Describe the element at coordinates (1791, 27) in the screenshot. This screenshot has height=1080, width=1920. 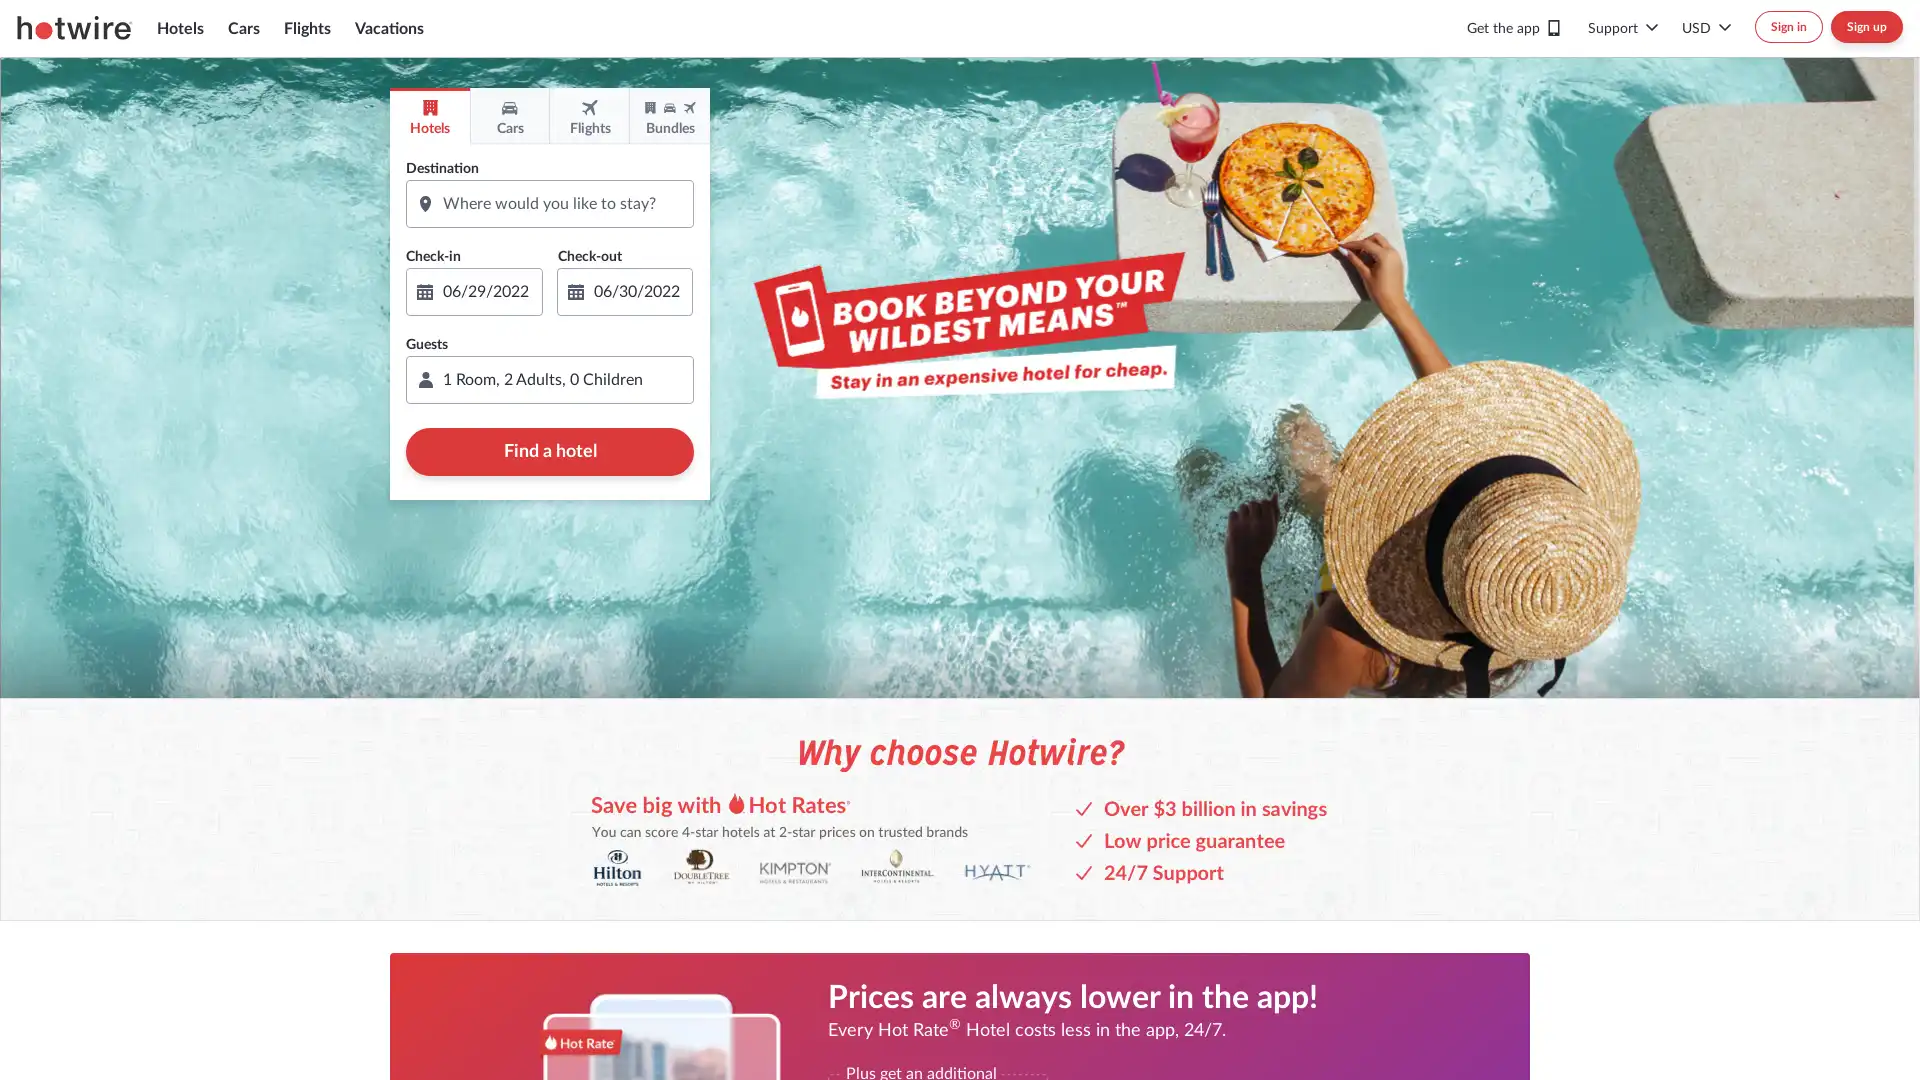
I see `Sign in` at that location.